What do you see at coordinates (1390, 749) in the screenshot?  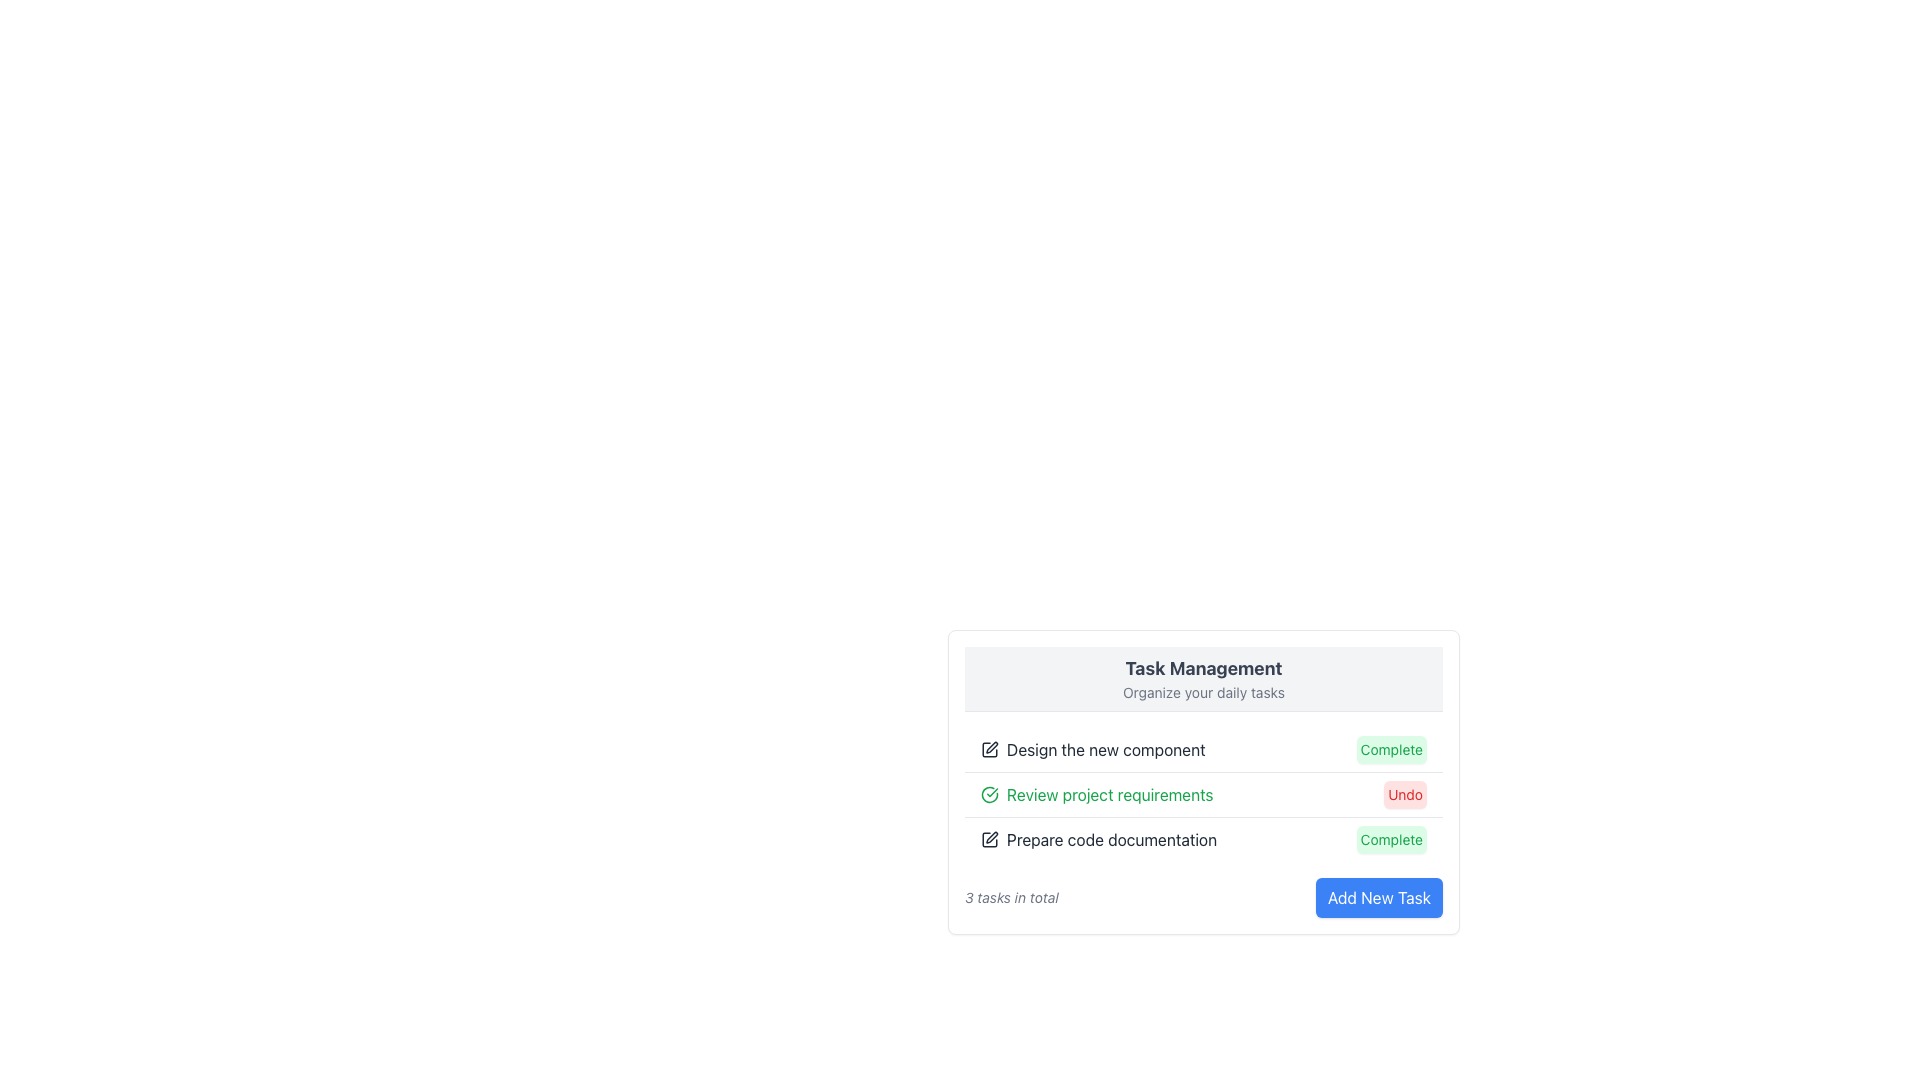 I see `the 'Complete' button located on the far right of the task management section to change the task status` at bounding box center [1390, 749].